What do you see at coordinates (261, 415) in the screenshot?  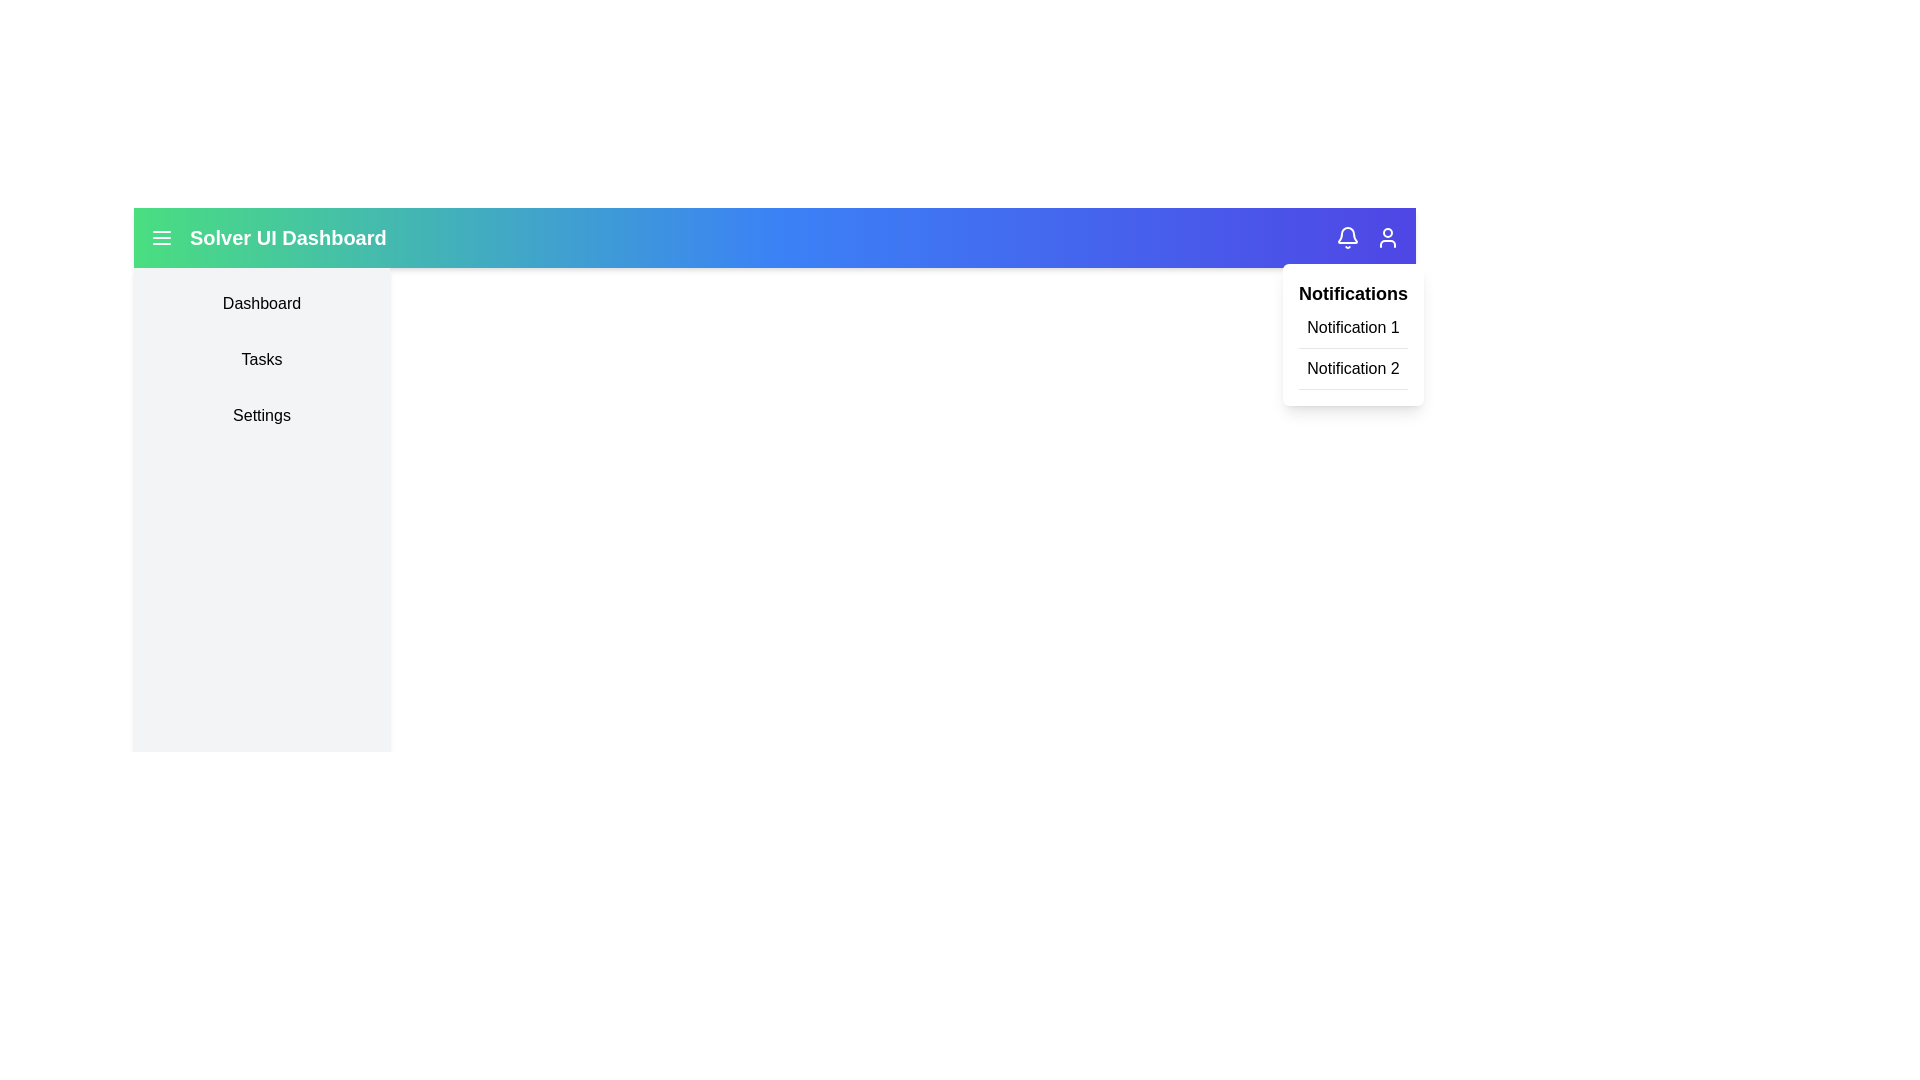 I see `the 'Settings' button located in the vertical menu list` at bounding box center [261, 415].